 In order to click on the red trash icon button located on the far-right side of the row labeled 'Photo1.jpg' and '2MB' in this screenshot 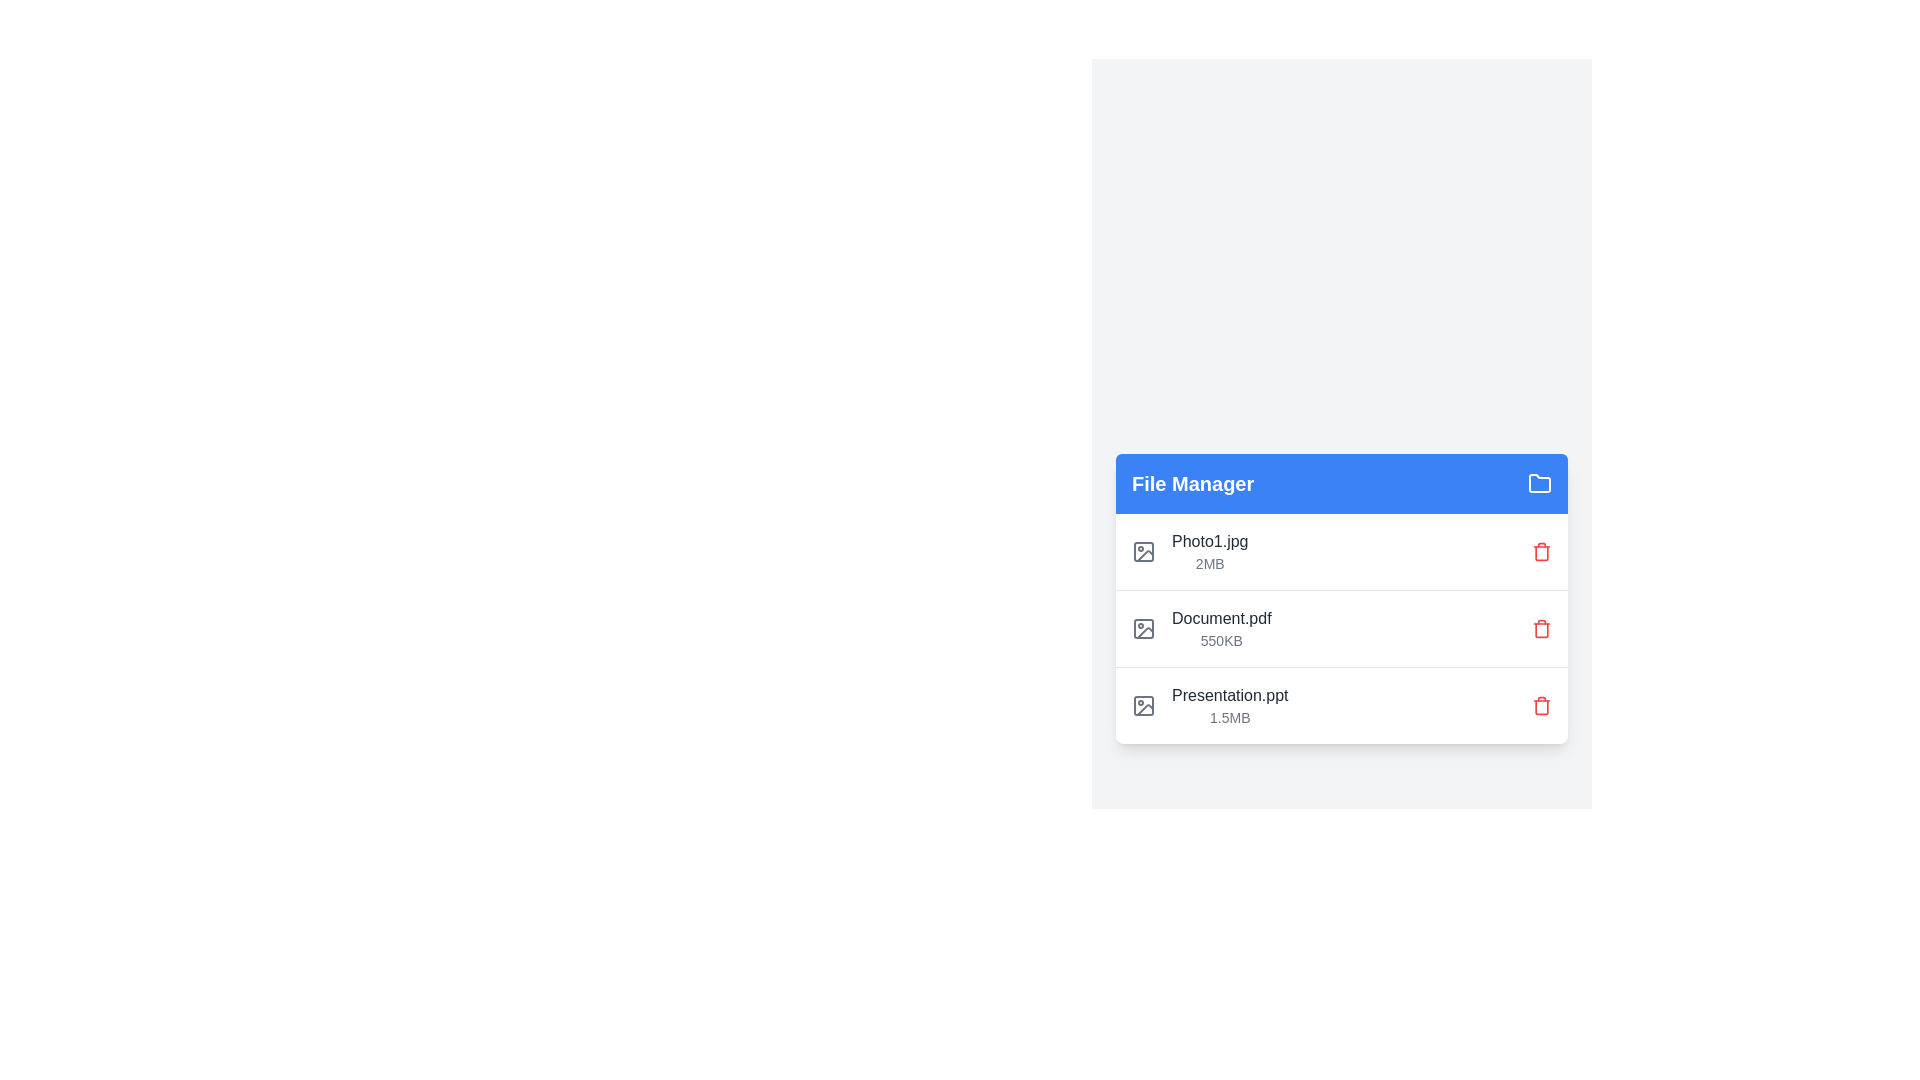, I will do `click(1540, 551)`.